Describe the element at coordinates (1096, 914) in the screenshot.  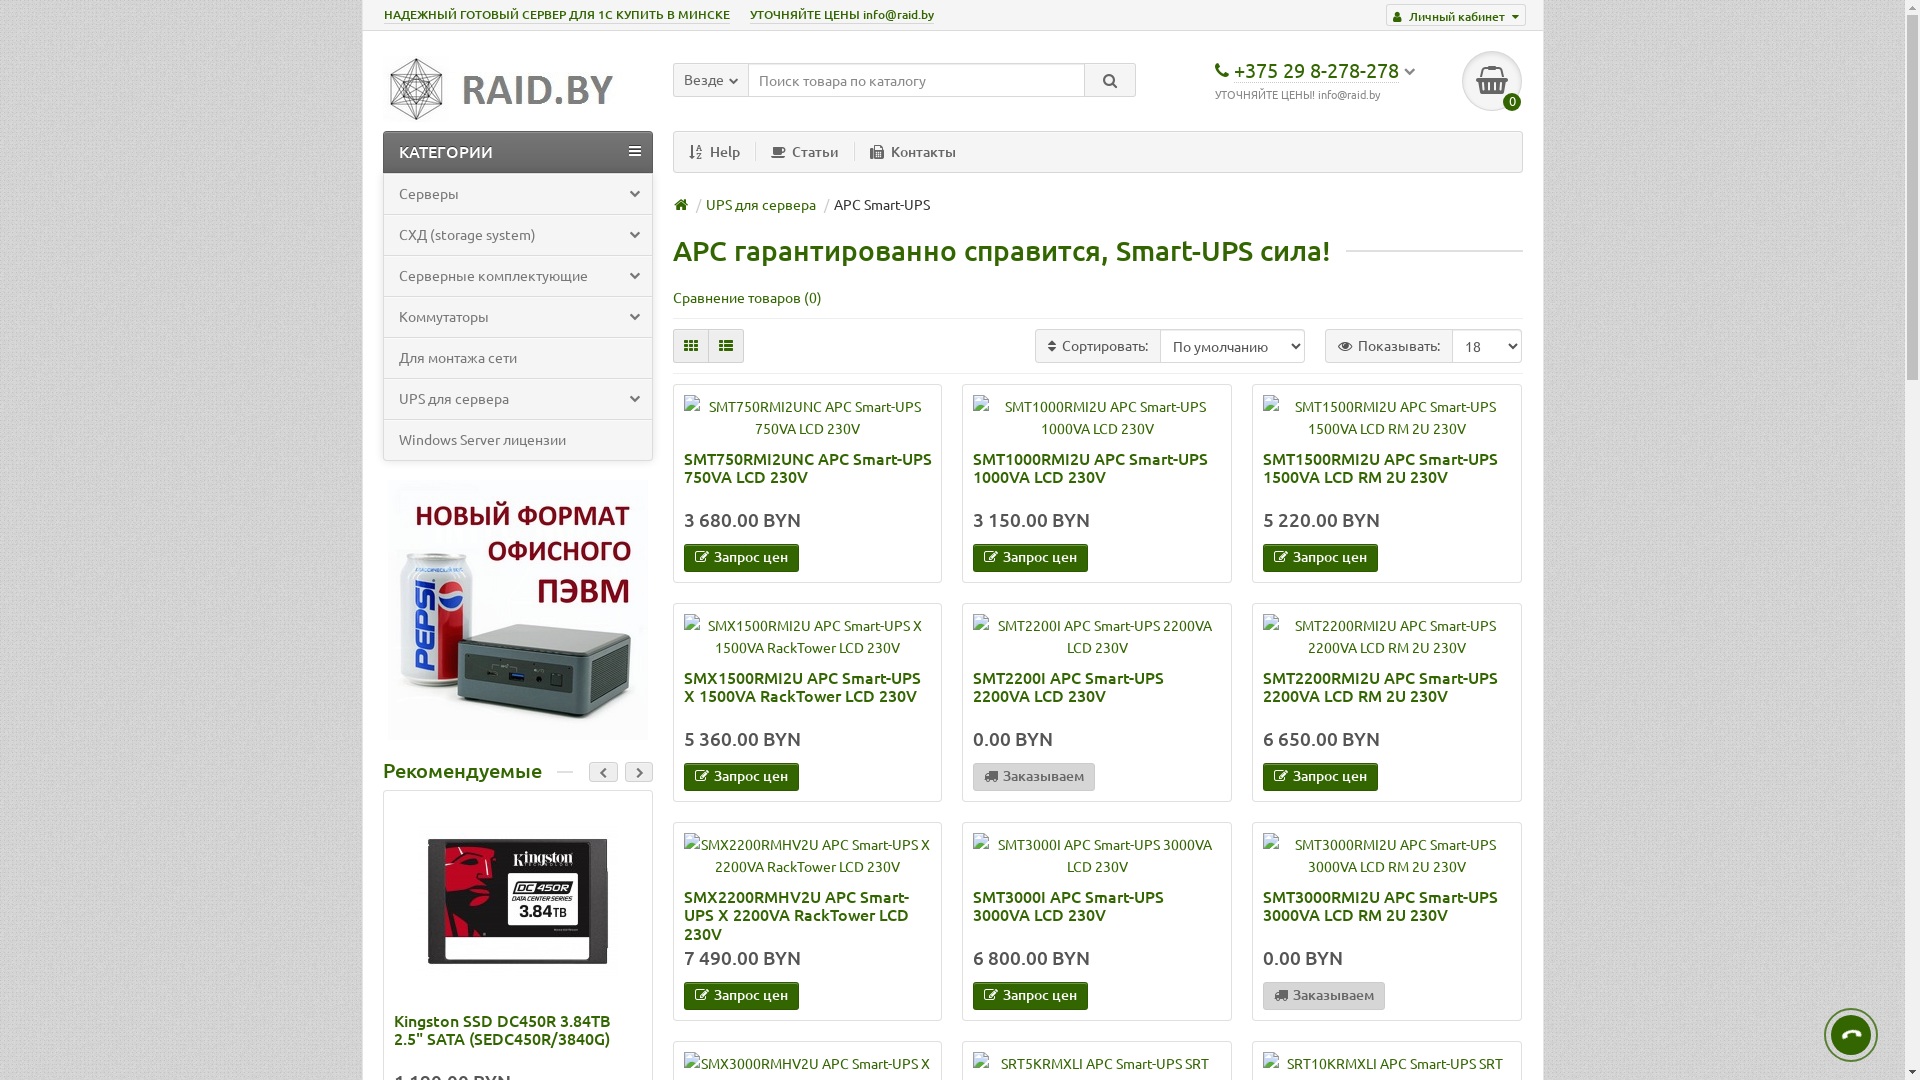
I see `'SMT3000I APC Smart-UPS 3000VA LCD 230V'` at that location.